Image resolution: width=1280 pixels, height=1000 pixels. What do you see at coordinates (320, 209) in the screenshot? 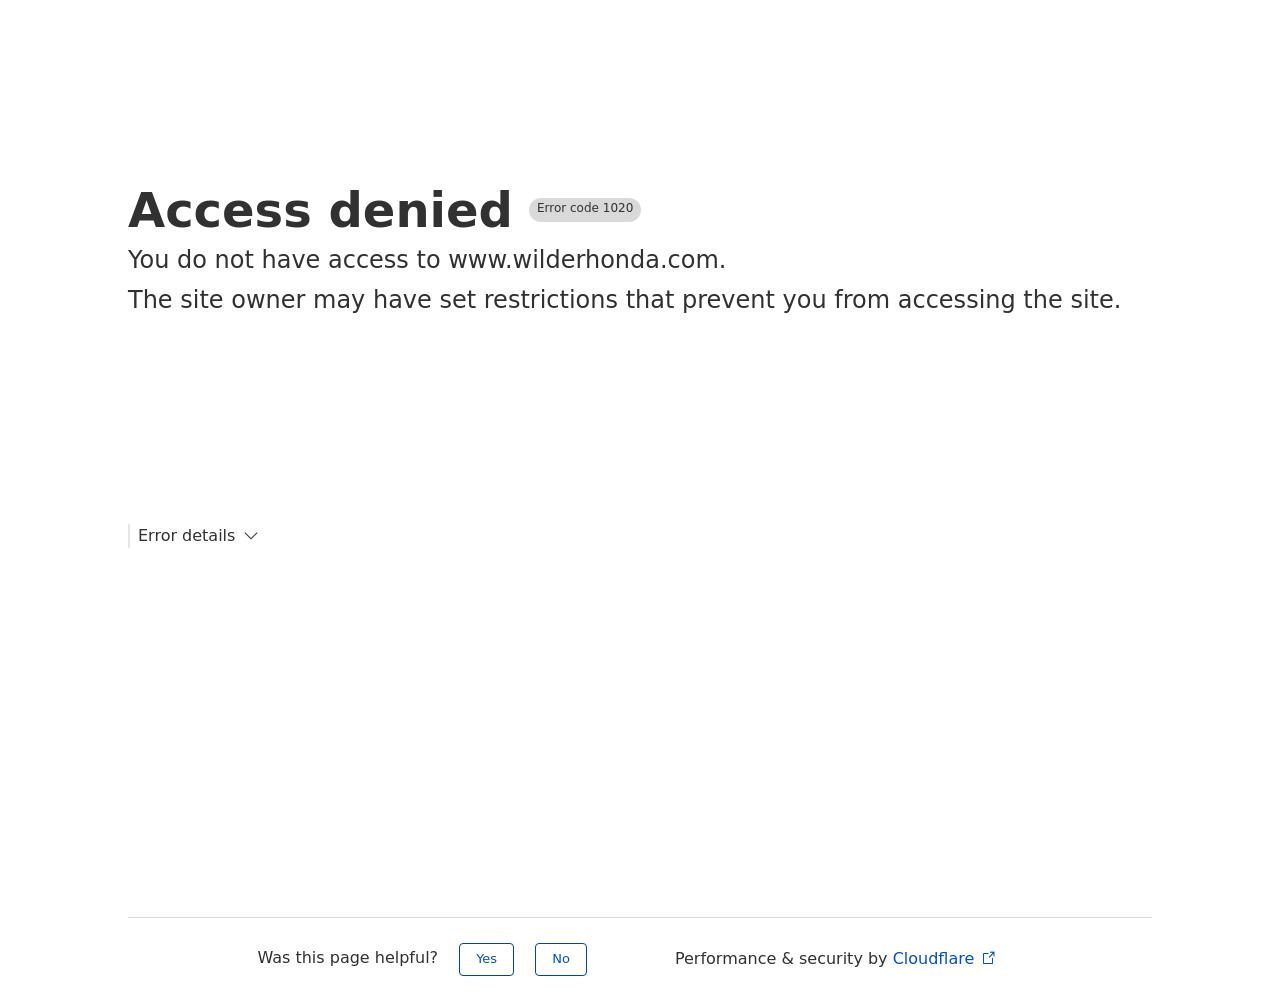
I see `'Access denied'` at bounding box center [320, 209].